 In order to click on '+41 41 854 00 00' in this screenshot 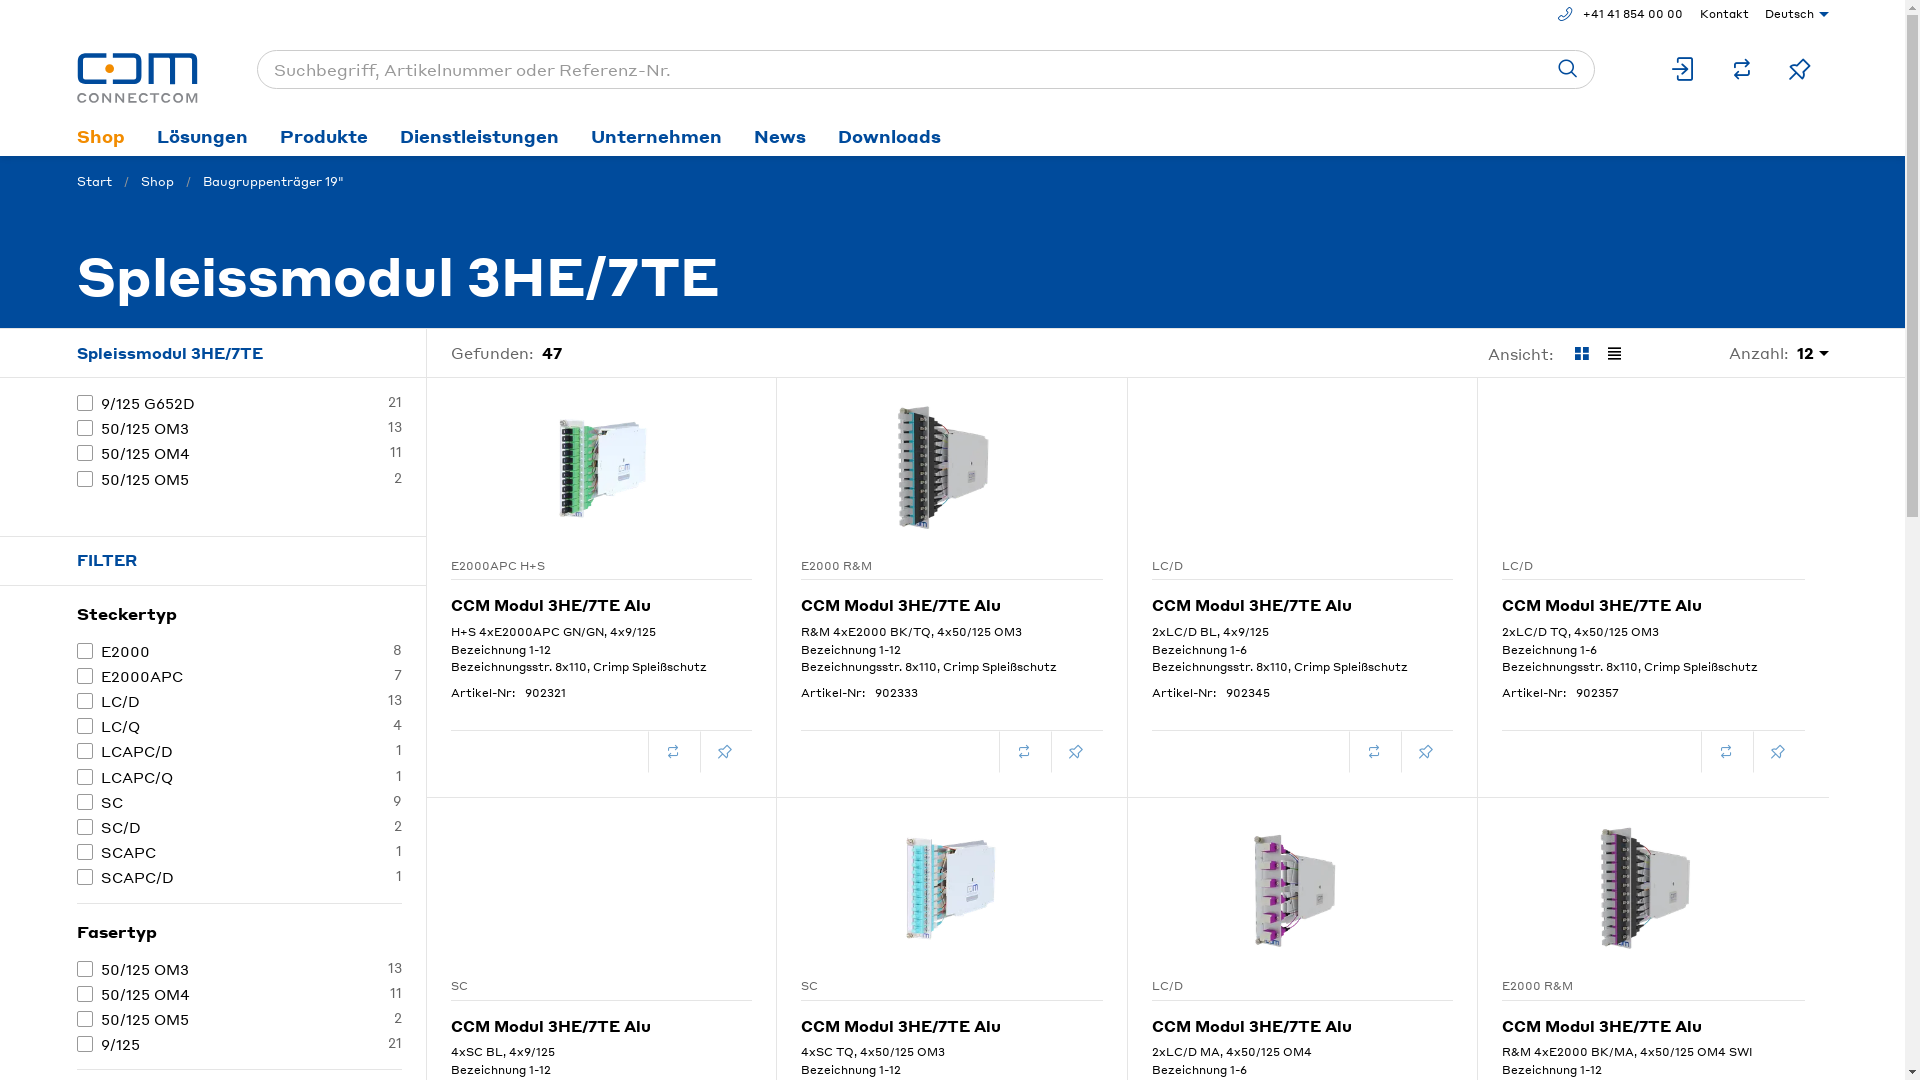, I will do `click(1547, 14)`.